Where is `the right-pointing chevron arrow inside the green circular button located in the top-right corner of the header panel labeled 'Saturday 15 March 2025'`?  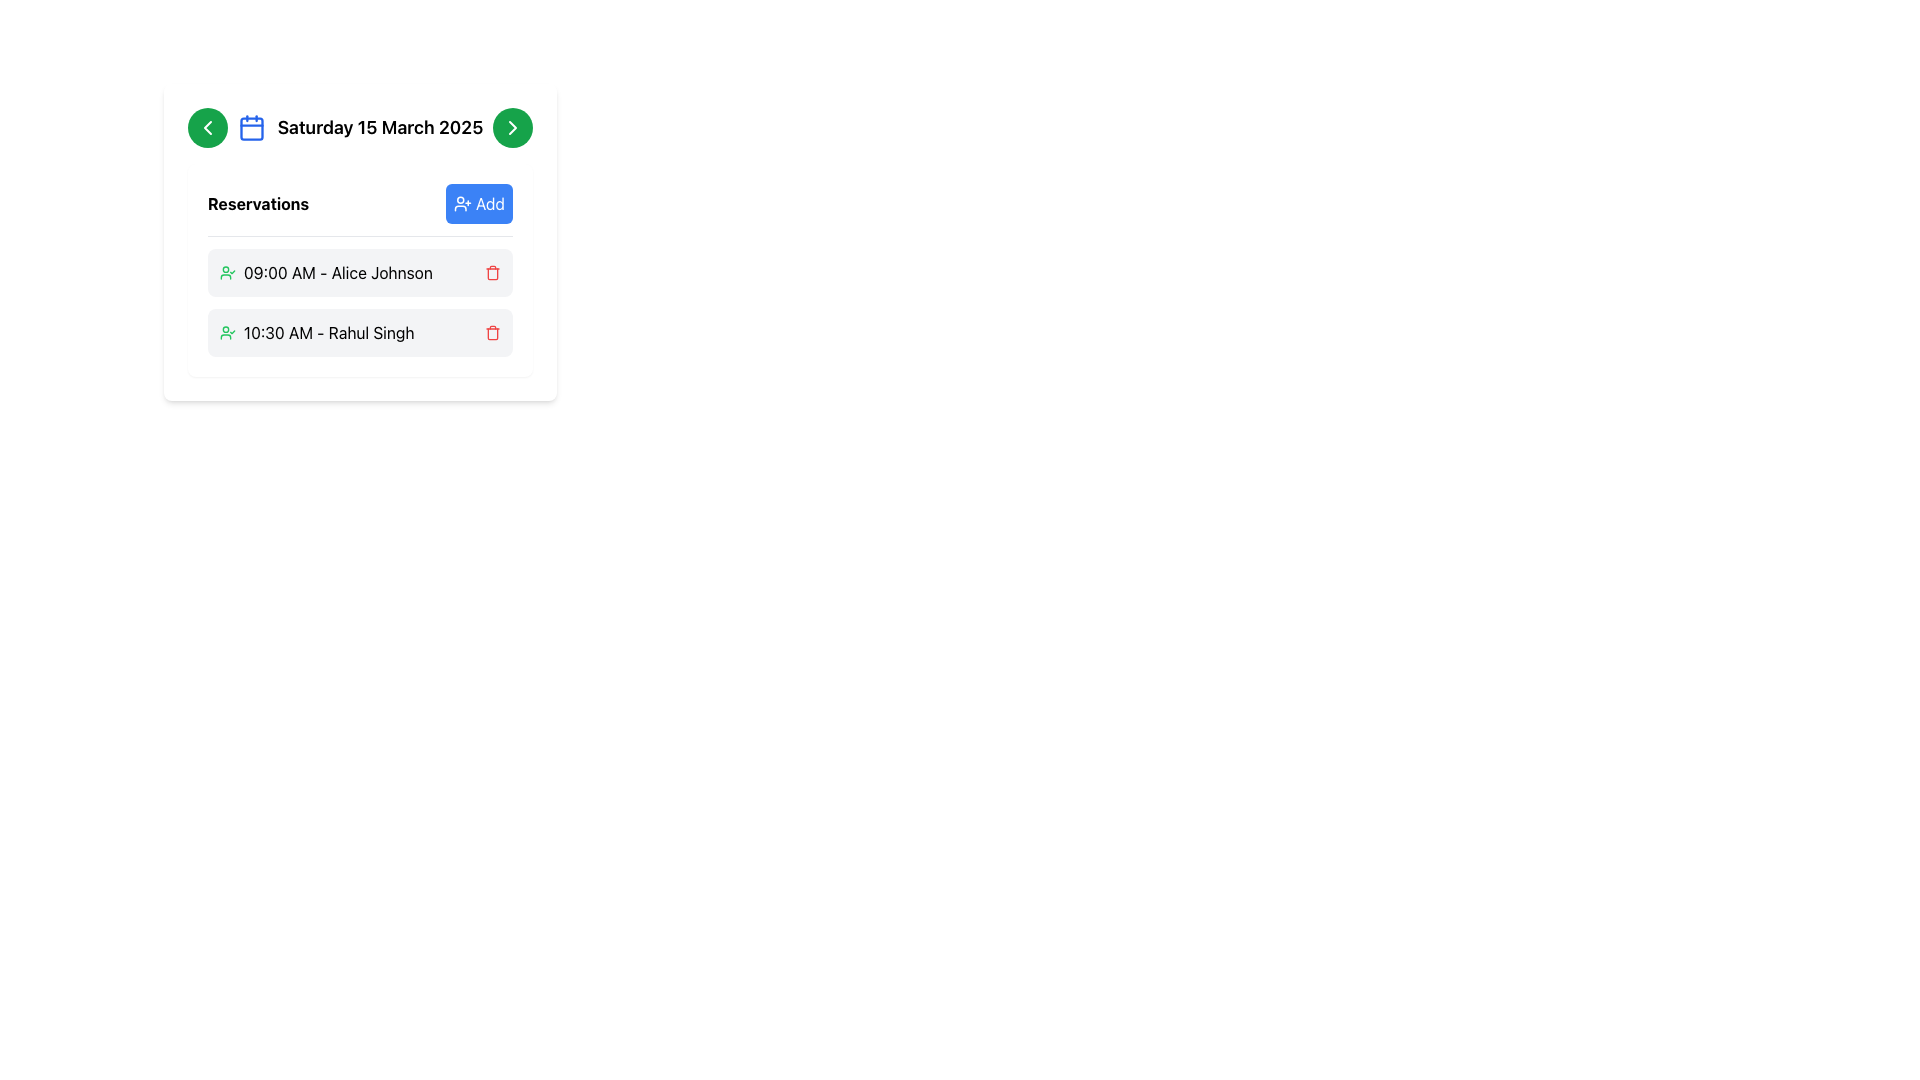 the right-pointing chevron arrow inside the green circular button located in the top-right corner of the header panel labeled 'Saturday 15 March 2025' is located at coordinates (513, 127).